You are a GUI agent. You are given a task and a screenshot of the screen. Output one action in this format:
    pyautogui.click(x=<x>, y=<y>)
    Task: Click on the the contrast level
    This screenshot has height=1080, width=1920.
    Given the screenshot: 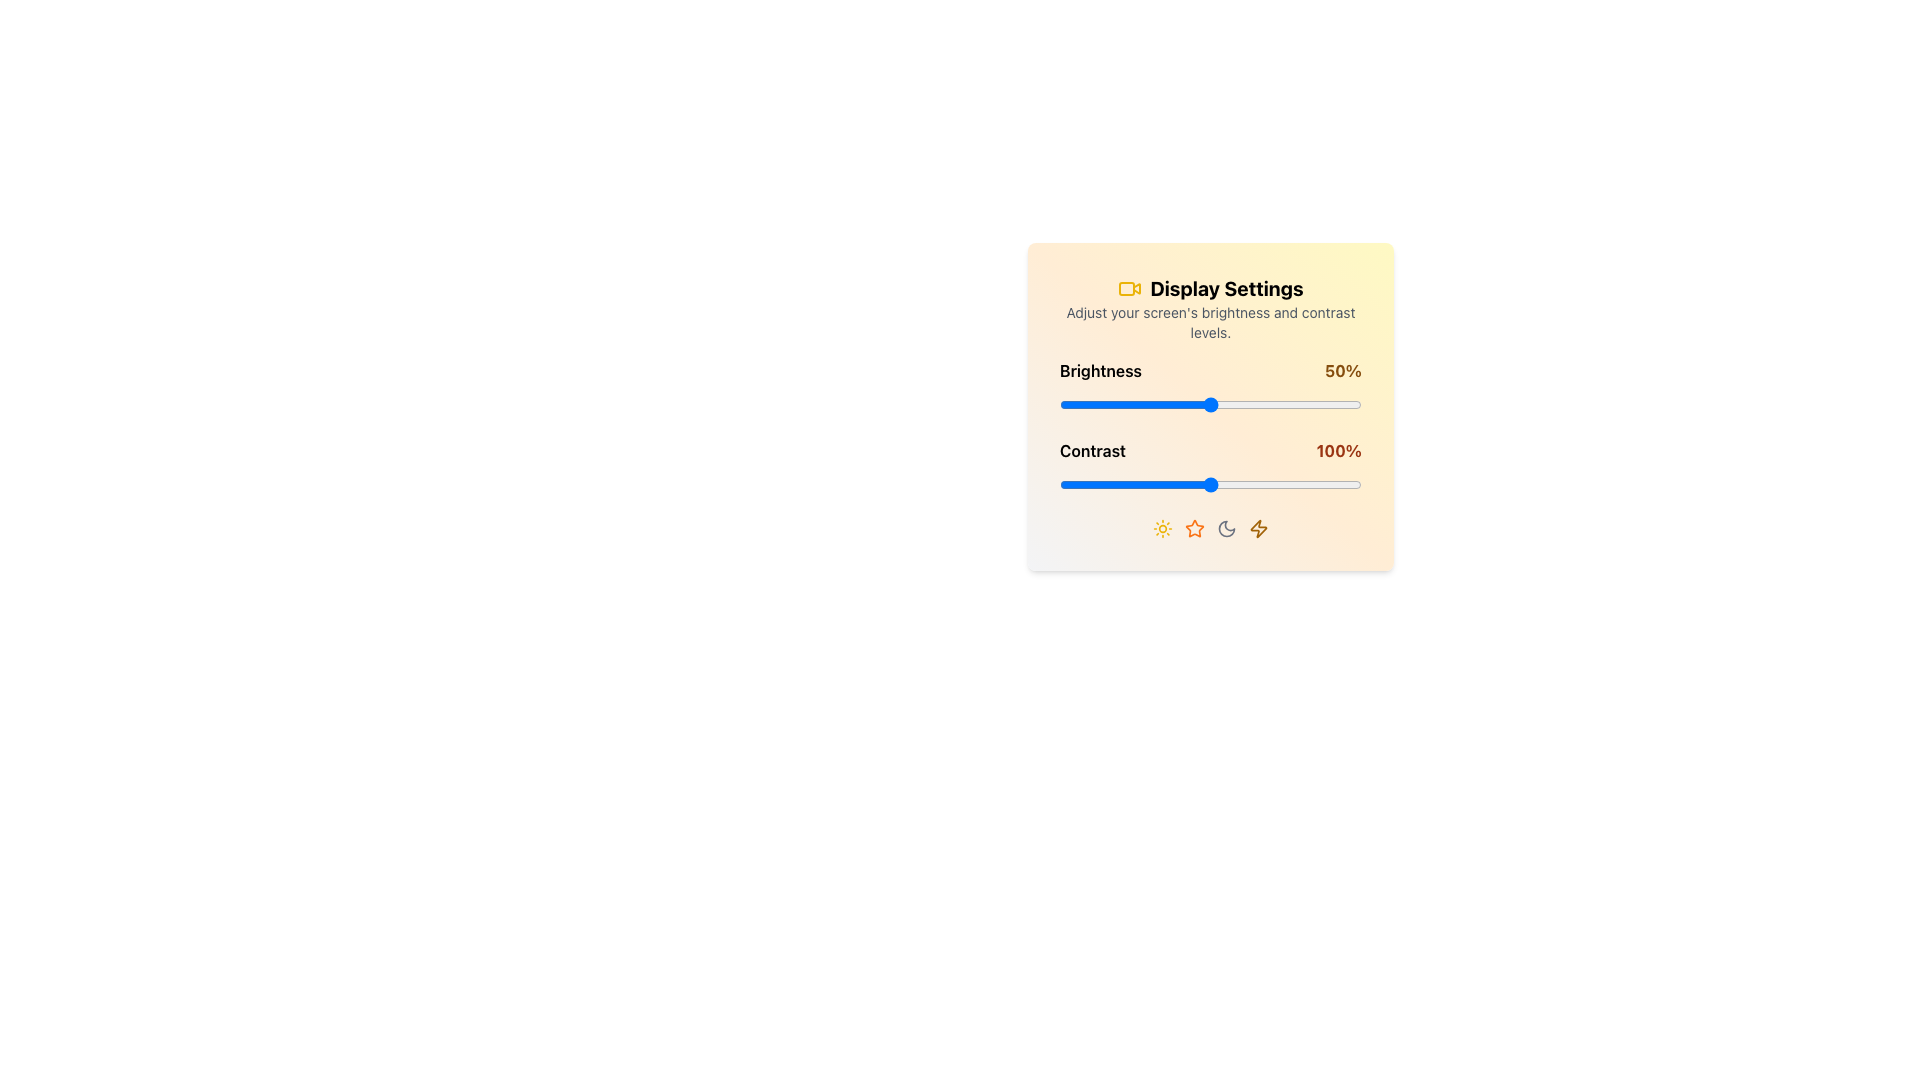 What is the action you would take?
    pyautogui.click(x=1343, y=485)
    